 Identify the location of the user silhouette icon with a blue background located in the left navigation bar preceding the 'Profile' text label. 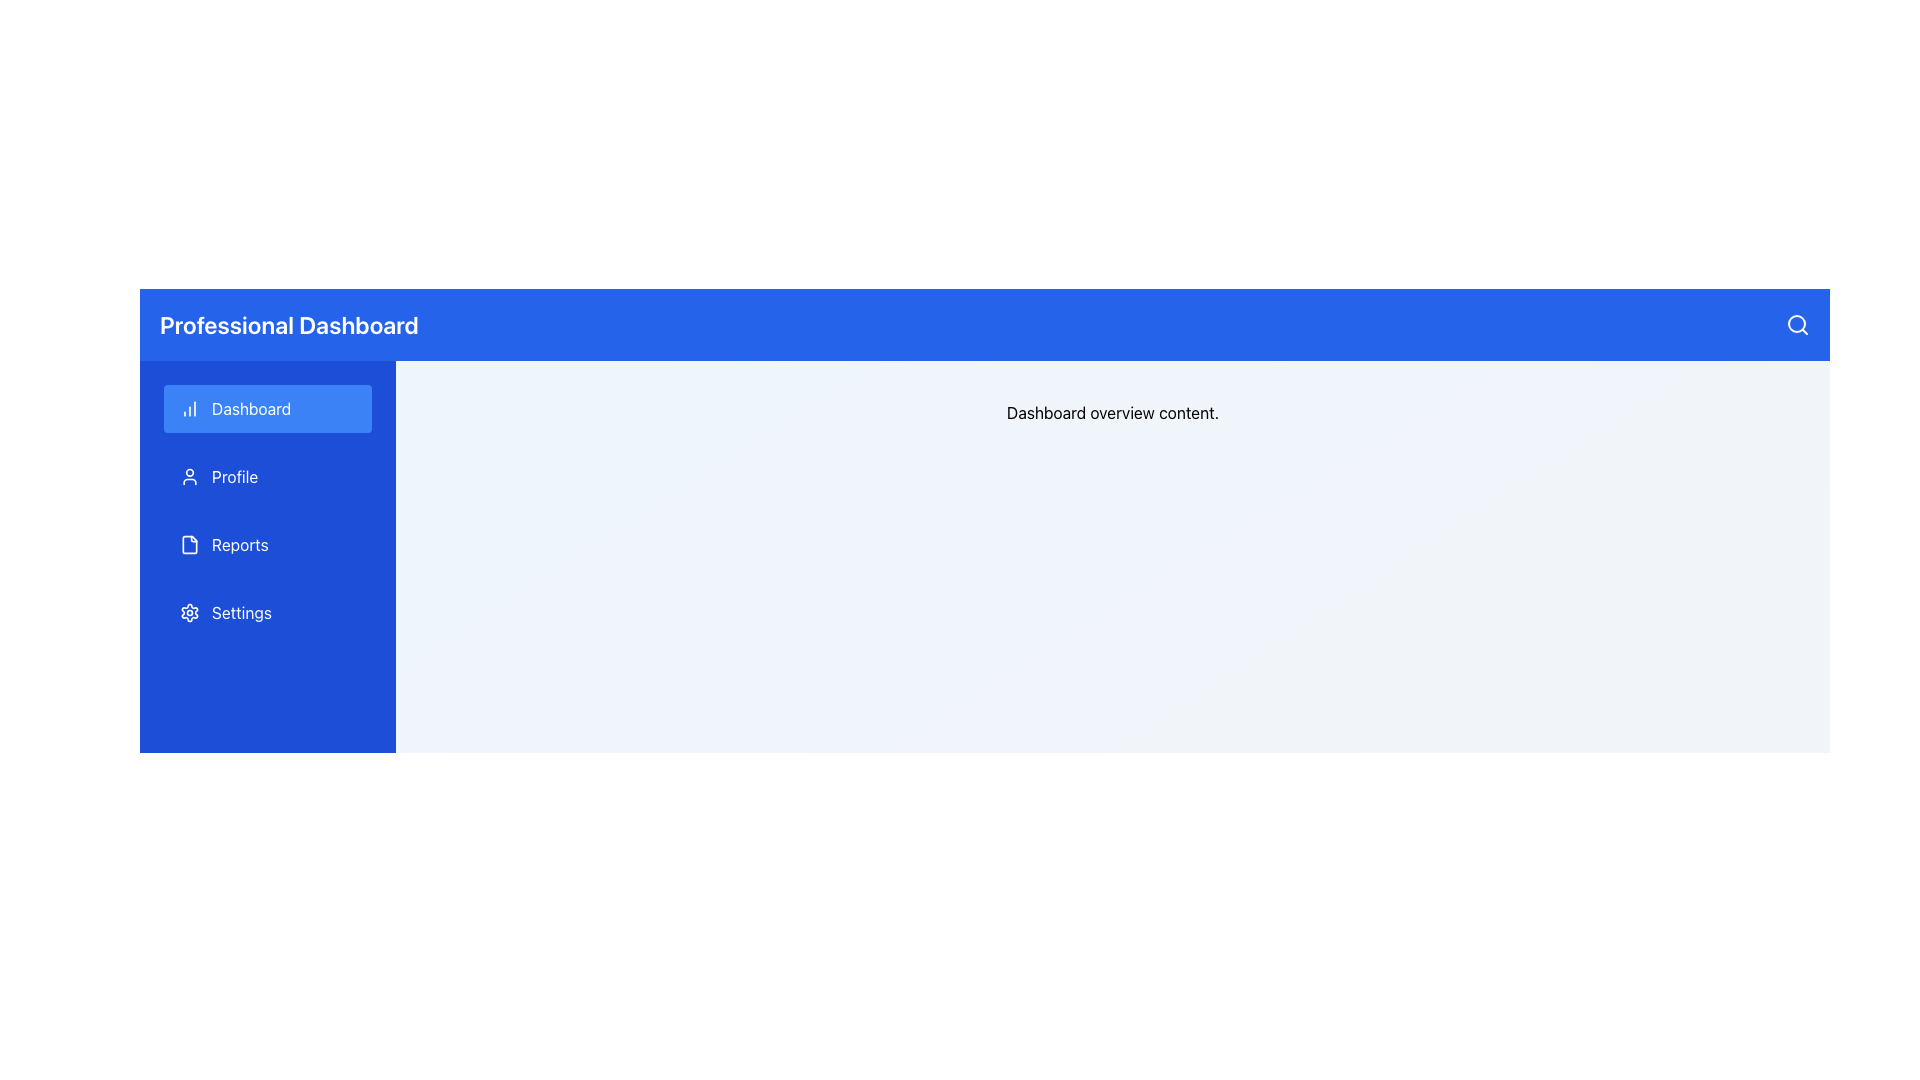
(190, 477).